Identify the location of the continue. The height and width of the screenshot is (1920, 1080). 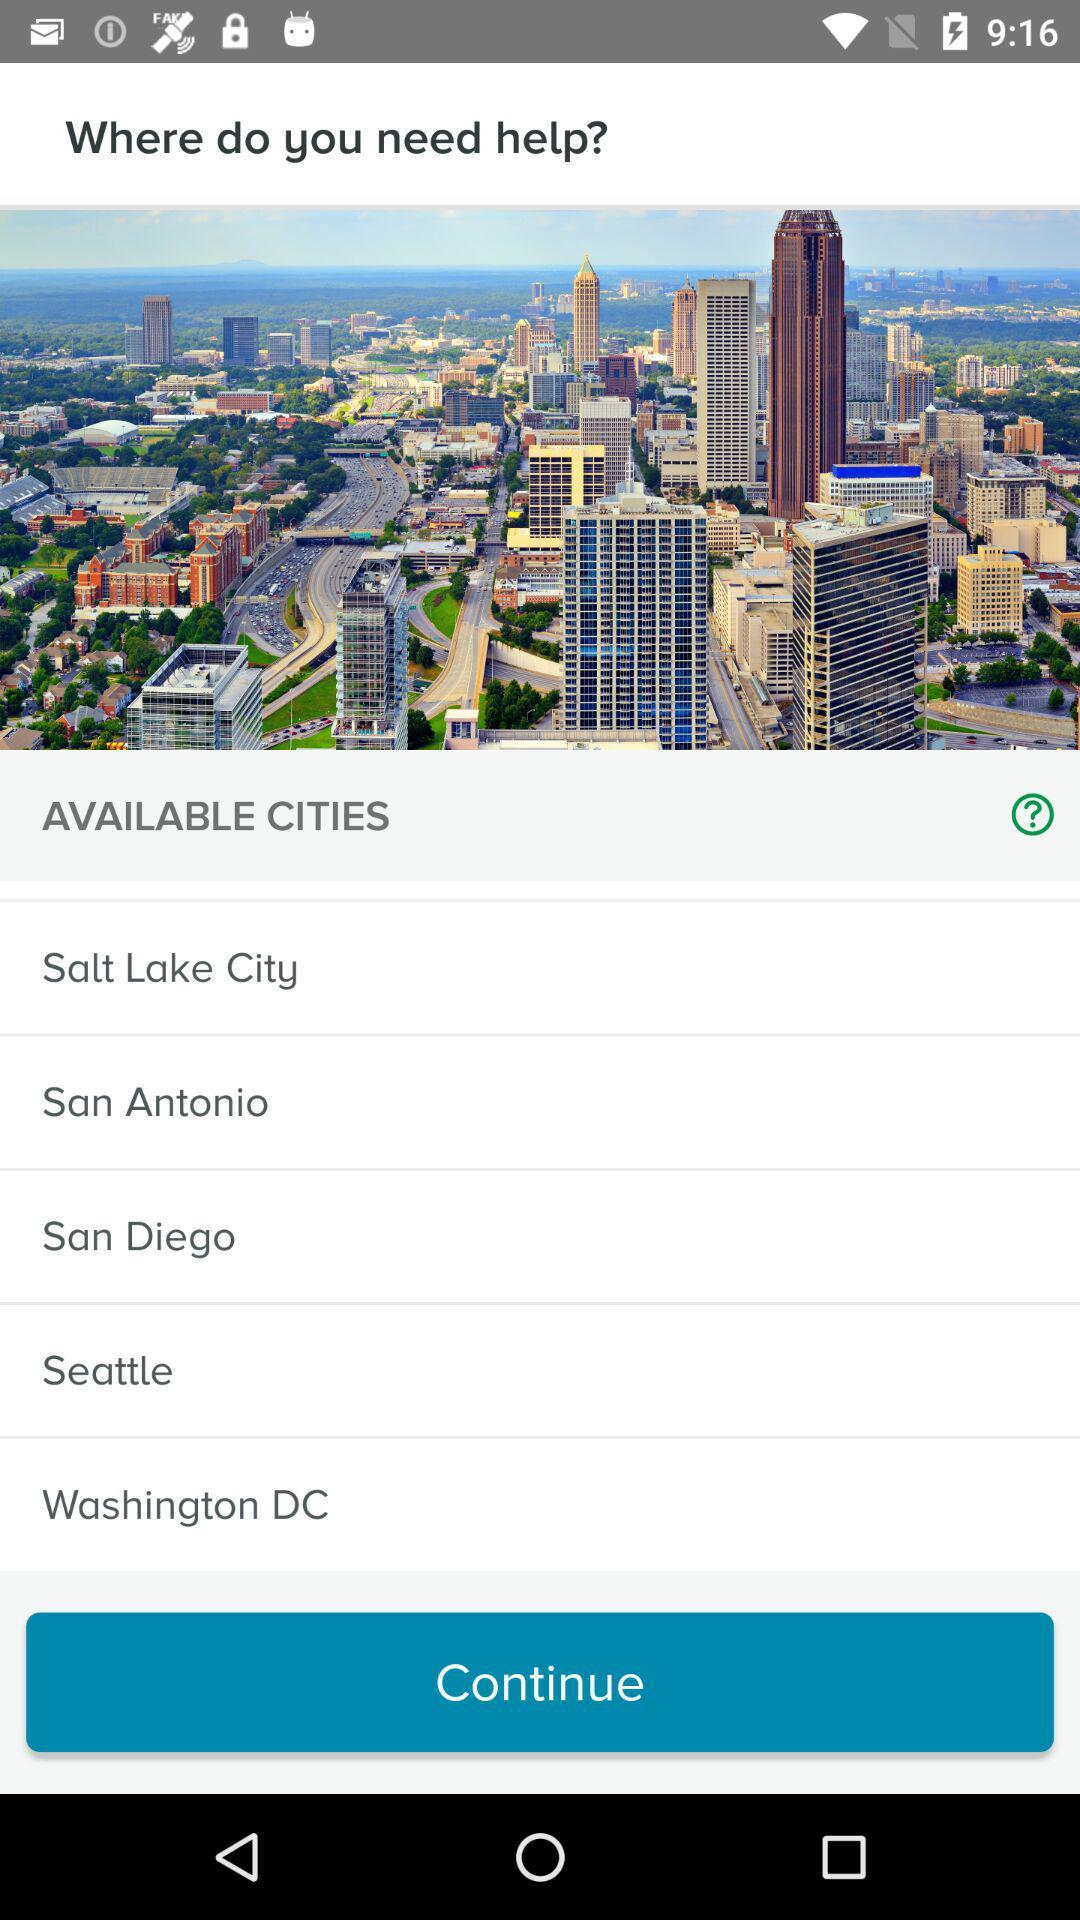
(540, 1681).